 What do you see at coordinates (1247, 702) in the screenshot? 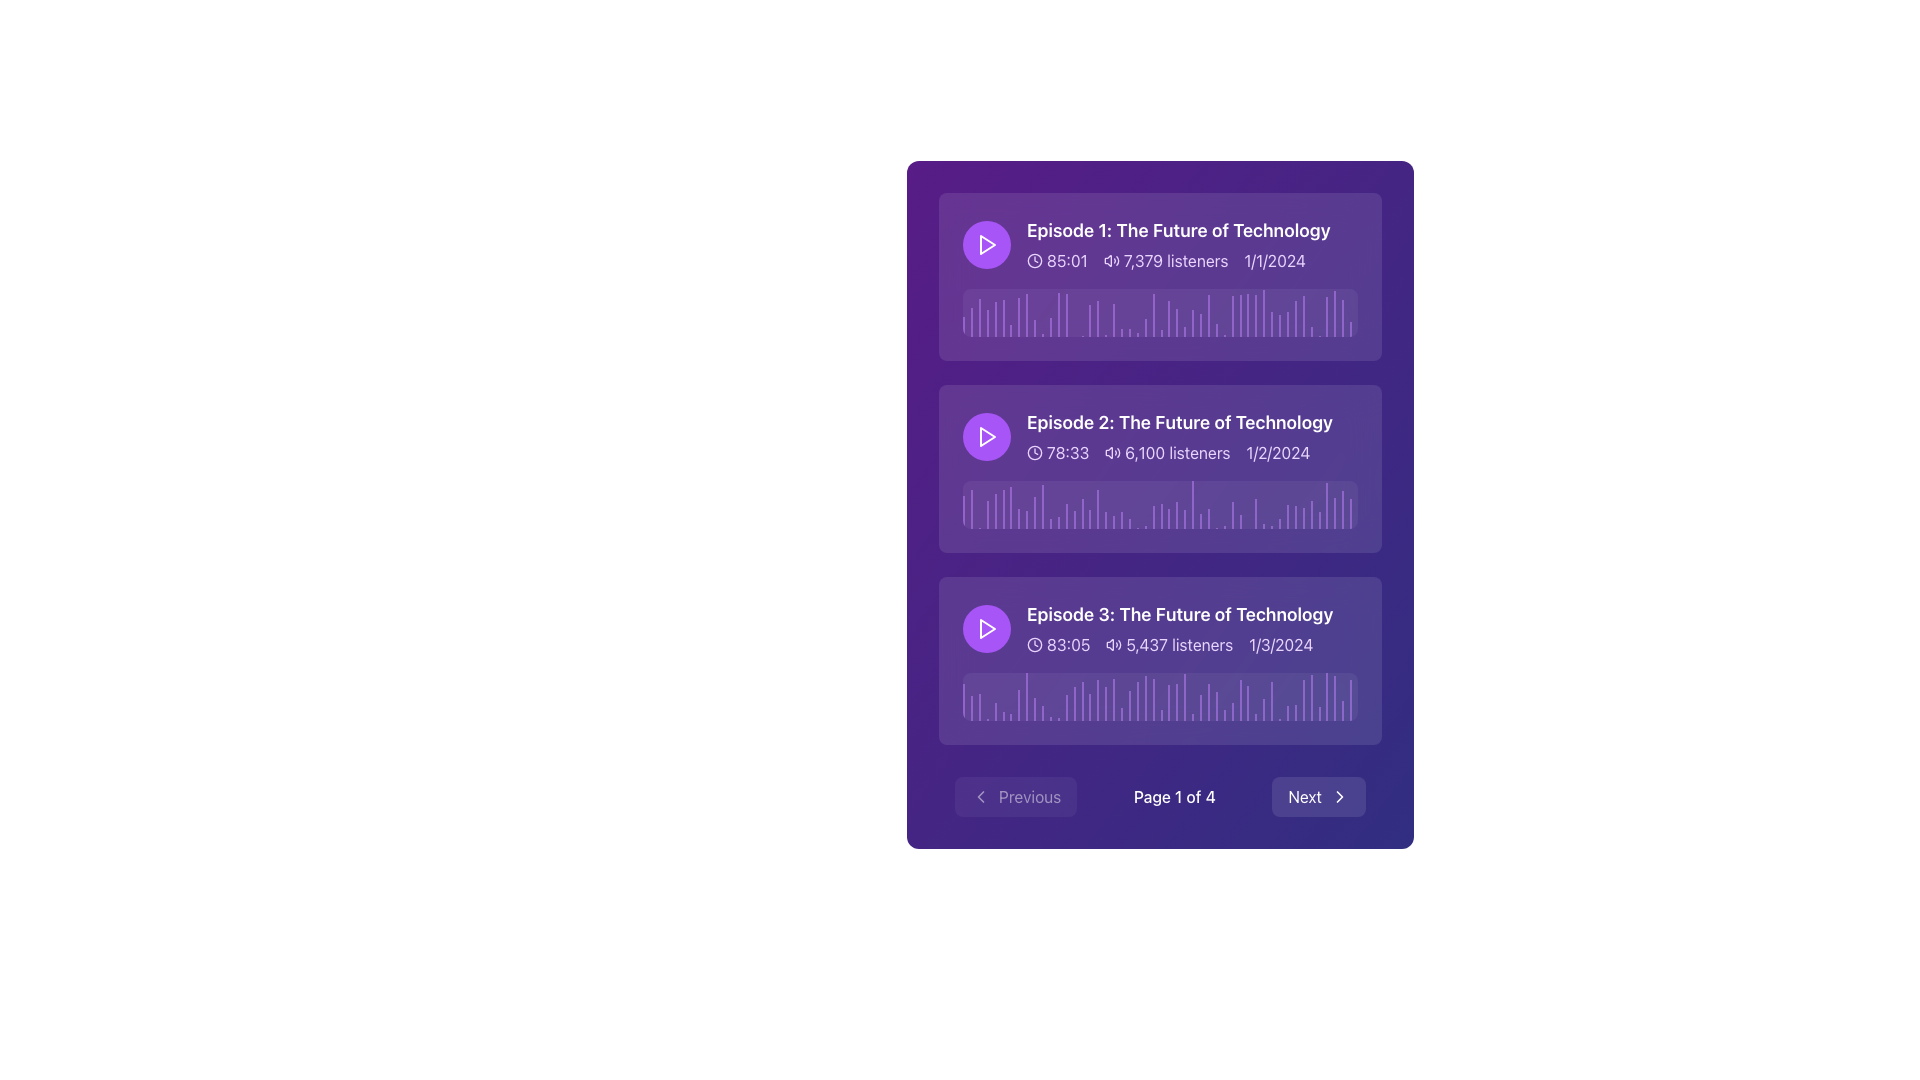
I see `the playback or progress marker located in the third row of items, positioned towards the right side of the waveform visualization` at bounding box center [1247, 702].